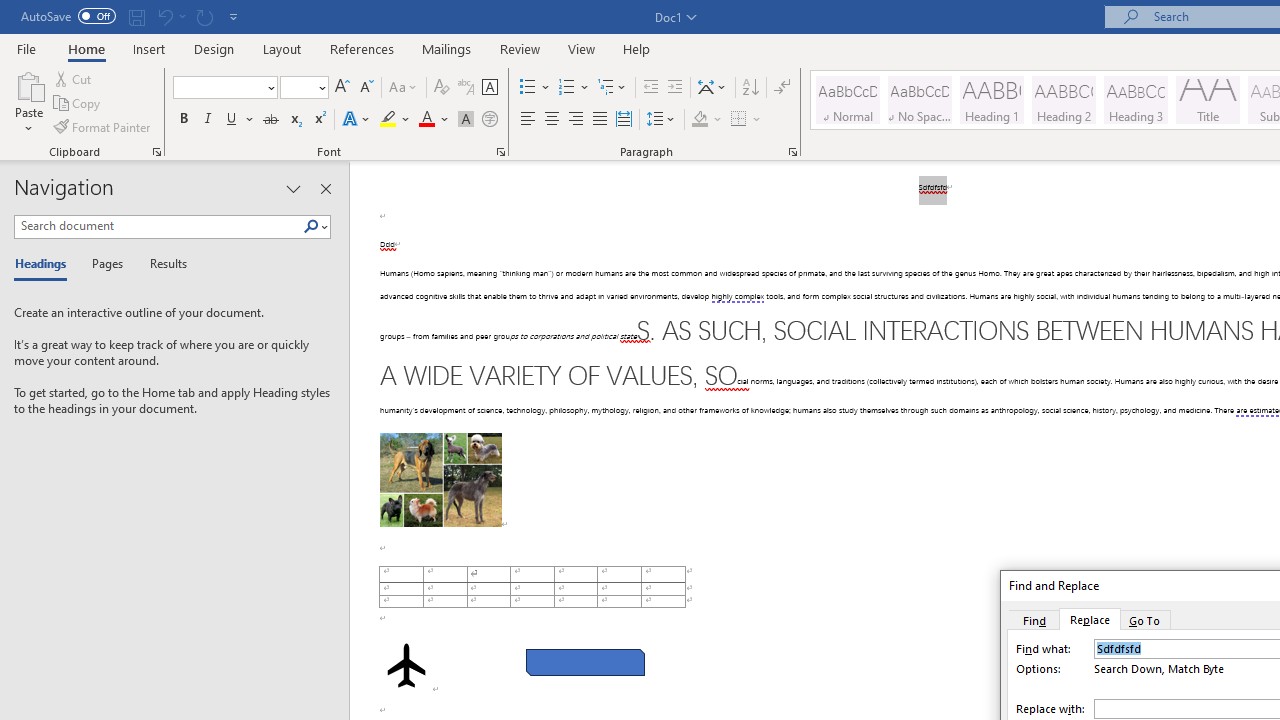 The image size is (1280, 720). Describe the element at coordinates (791, 150) in the screenshot. I see `'Paragraph...'` at that location.